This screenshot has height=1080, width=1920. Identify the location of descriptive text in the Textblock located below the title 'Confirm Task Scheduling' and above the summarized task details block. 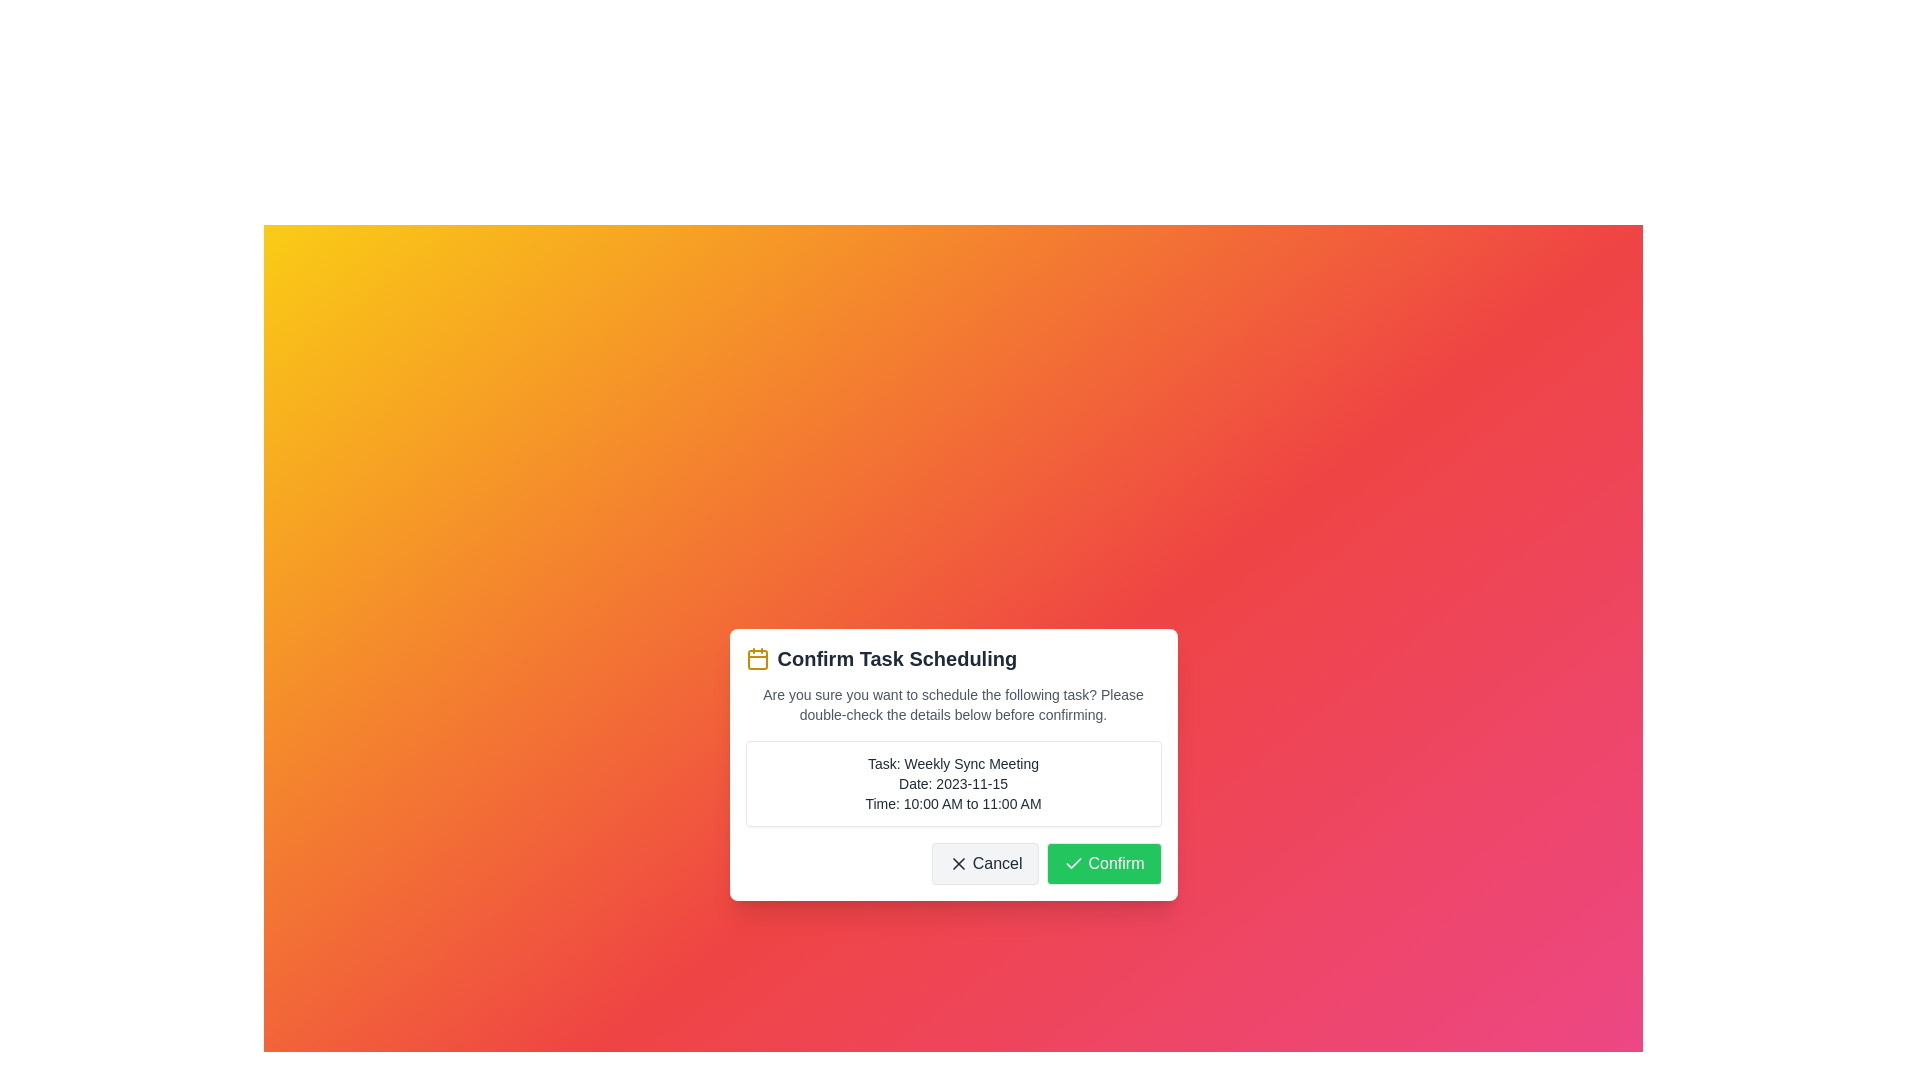
(952, 704).